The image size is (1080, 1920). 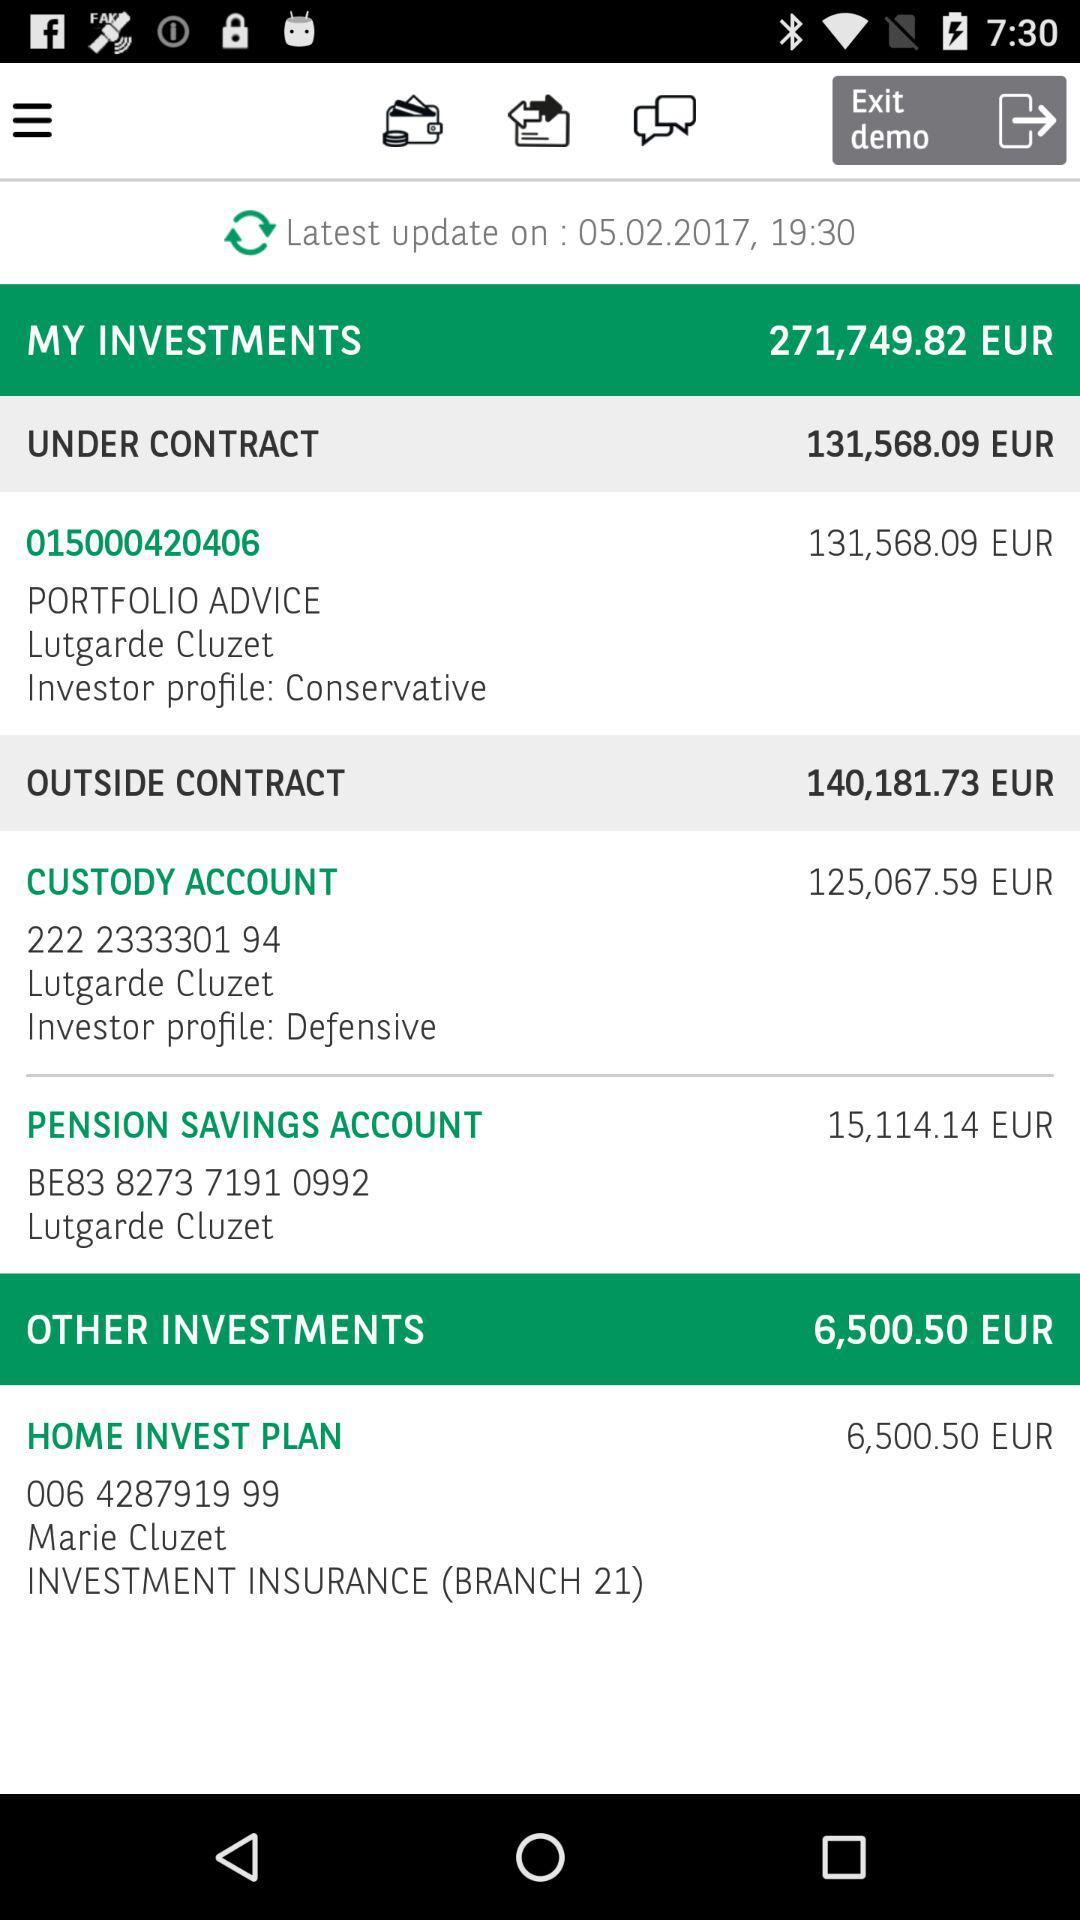 I want to click on the item below marie cluzet icon, so click(x=334, y=1579).